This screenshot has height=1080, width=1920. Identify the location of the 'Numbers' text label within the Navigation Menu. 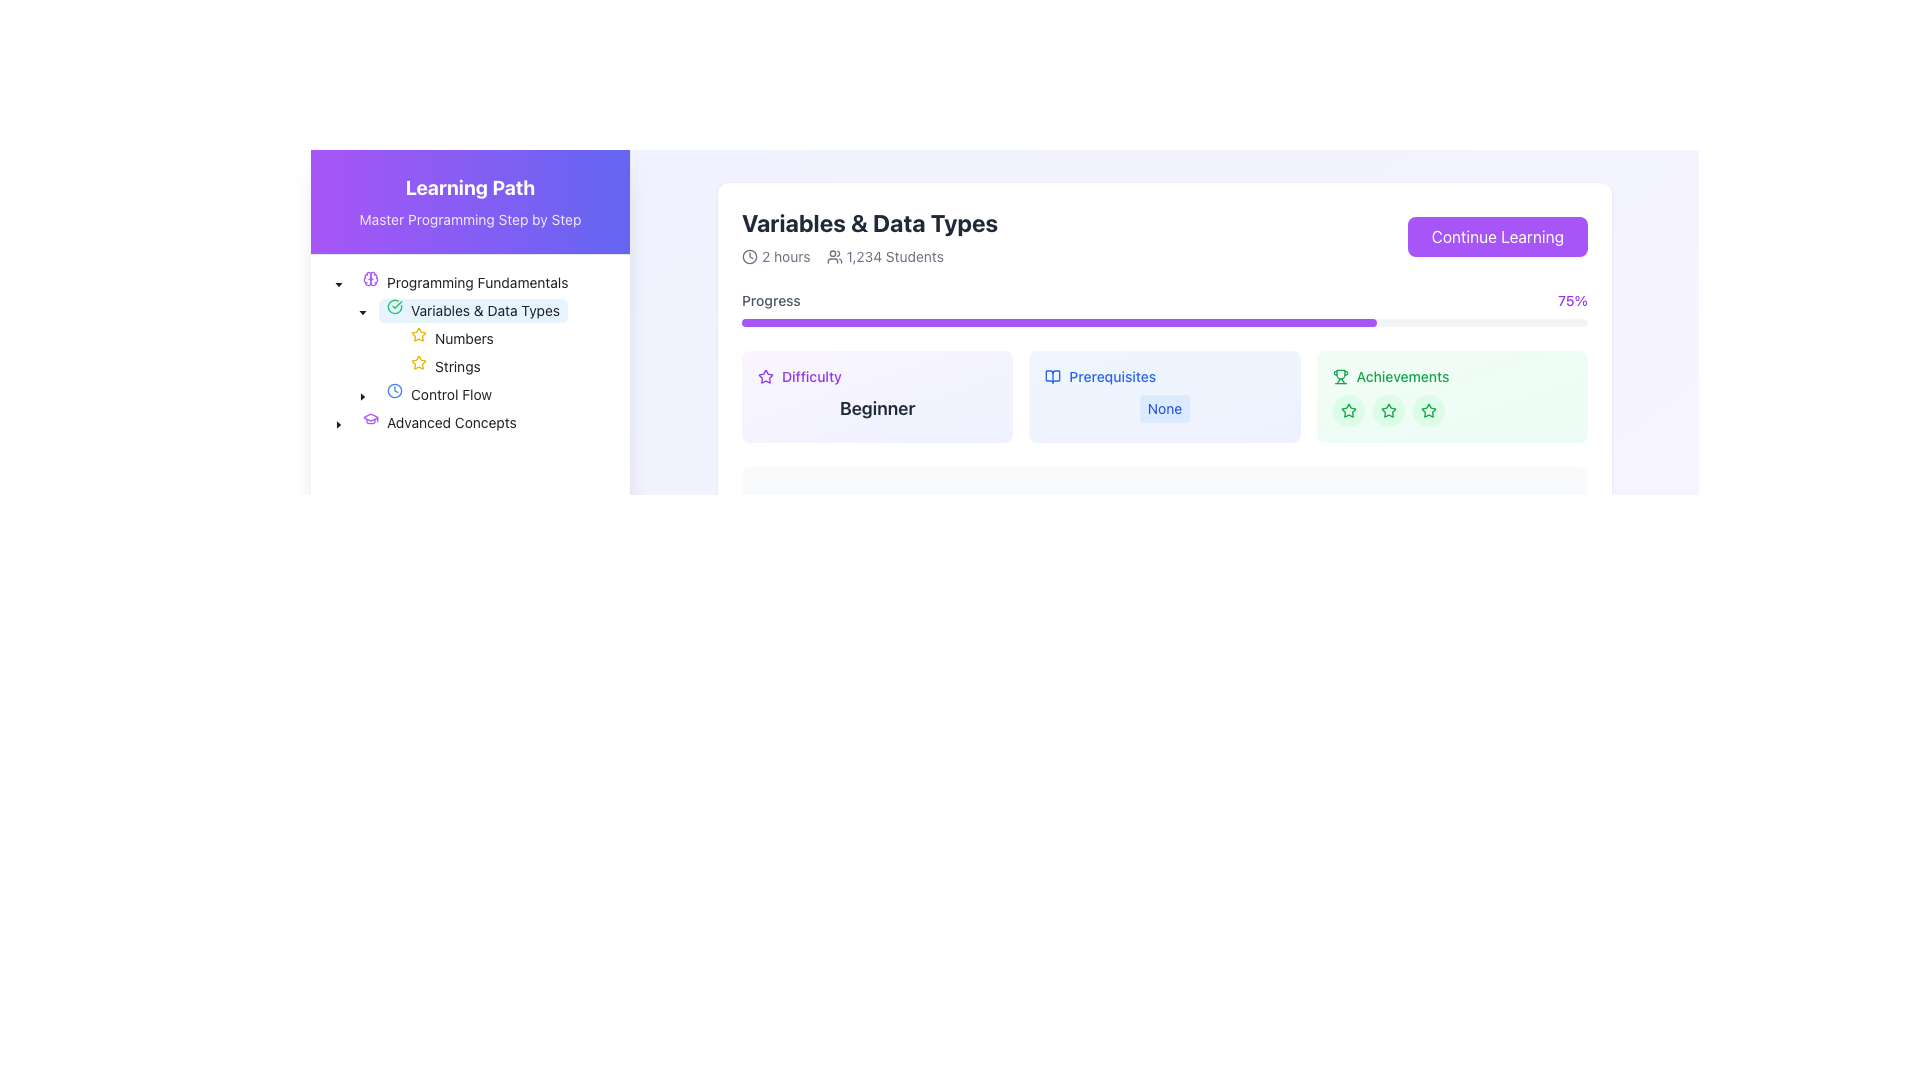
(463, 337).